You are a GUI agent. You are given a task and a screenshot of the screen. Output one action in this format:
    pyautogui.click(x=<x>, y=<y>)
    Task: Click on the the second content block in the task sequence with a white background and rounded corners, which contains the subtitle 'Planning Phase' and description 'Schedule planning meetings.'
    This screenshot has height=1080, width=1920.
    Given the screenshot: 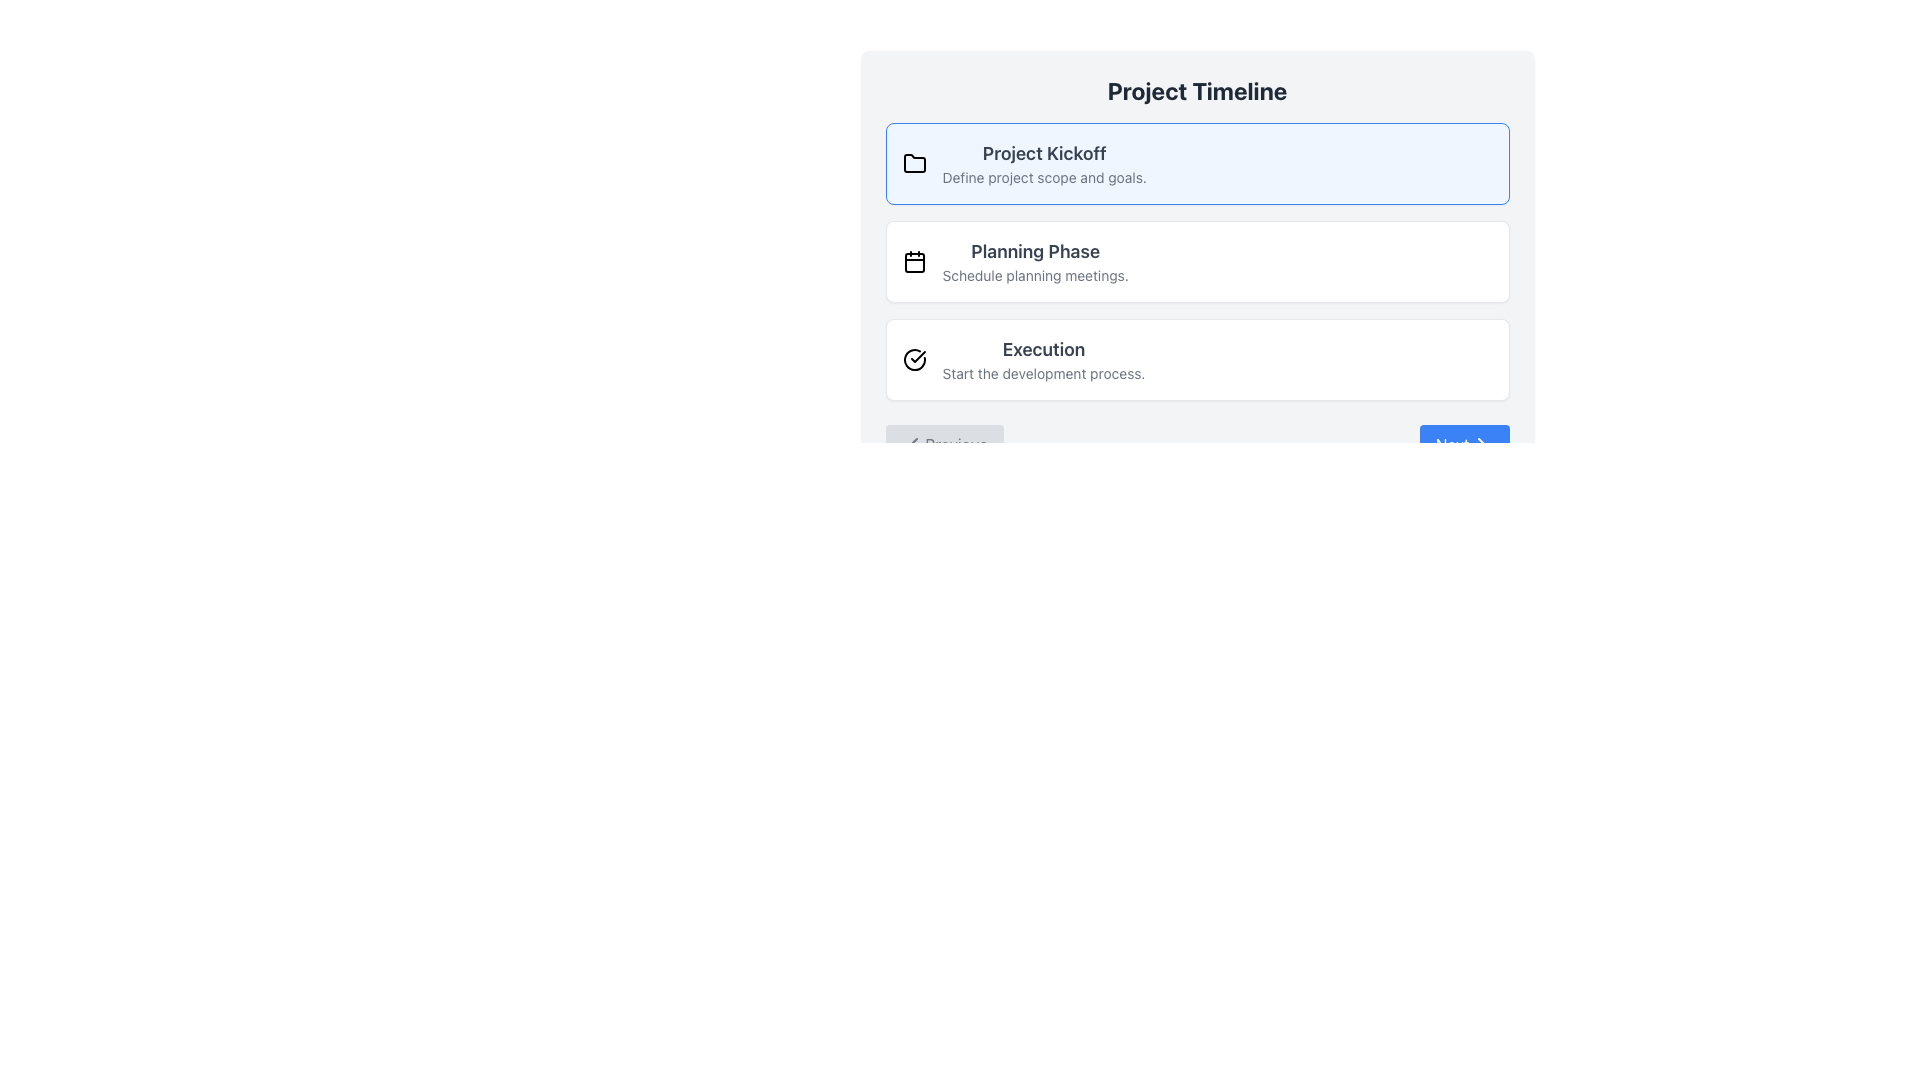 What is the action you would take?
    pyautogui.click(x=1197, y=270)
    